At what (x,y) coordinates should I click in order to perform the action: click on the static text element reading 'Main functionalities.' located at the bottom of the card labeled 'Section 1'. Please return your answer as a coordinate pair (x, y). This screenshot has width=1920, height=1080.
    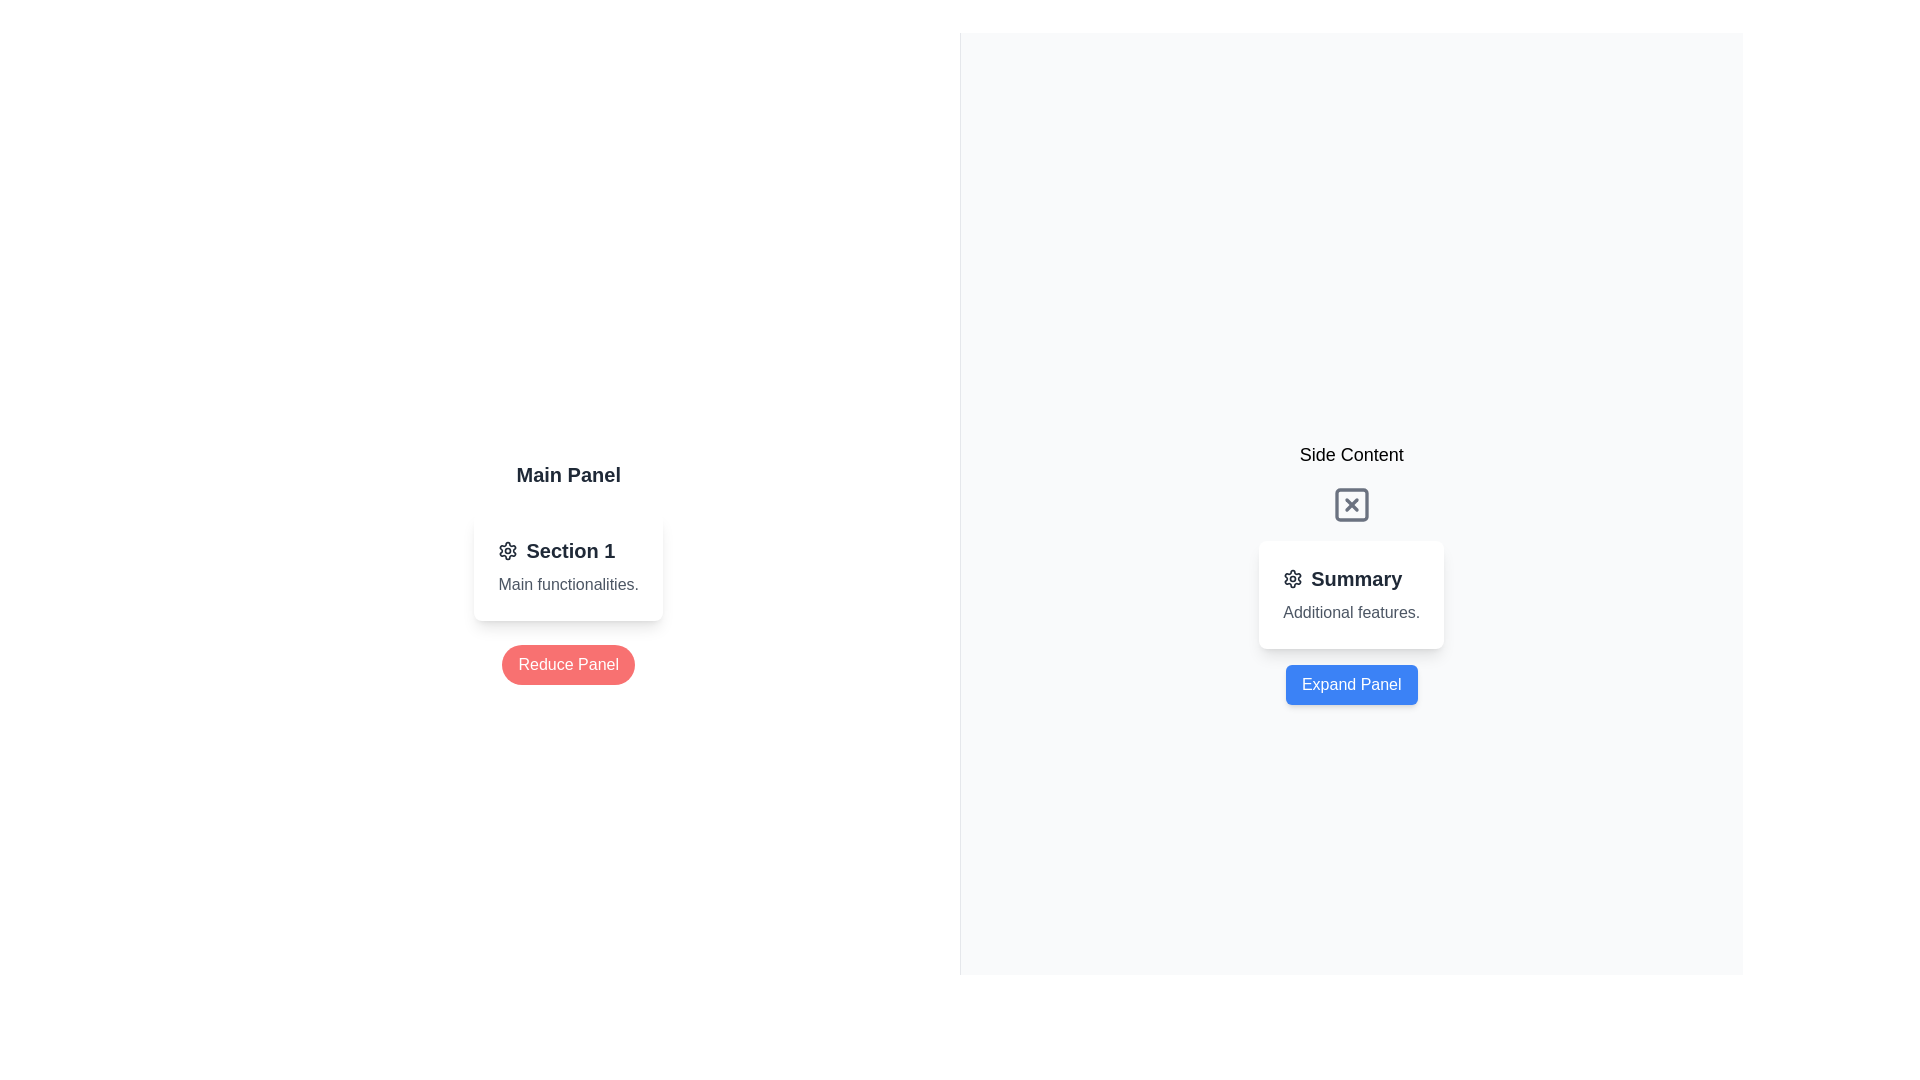
    Looking at the image, I should click on (567, 585).